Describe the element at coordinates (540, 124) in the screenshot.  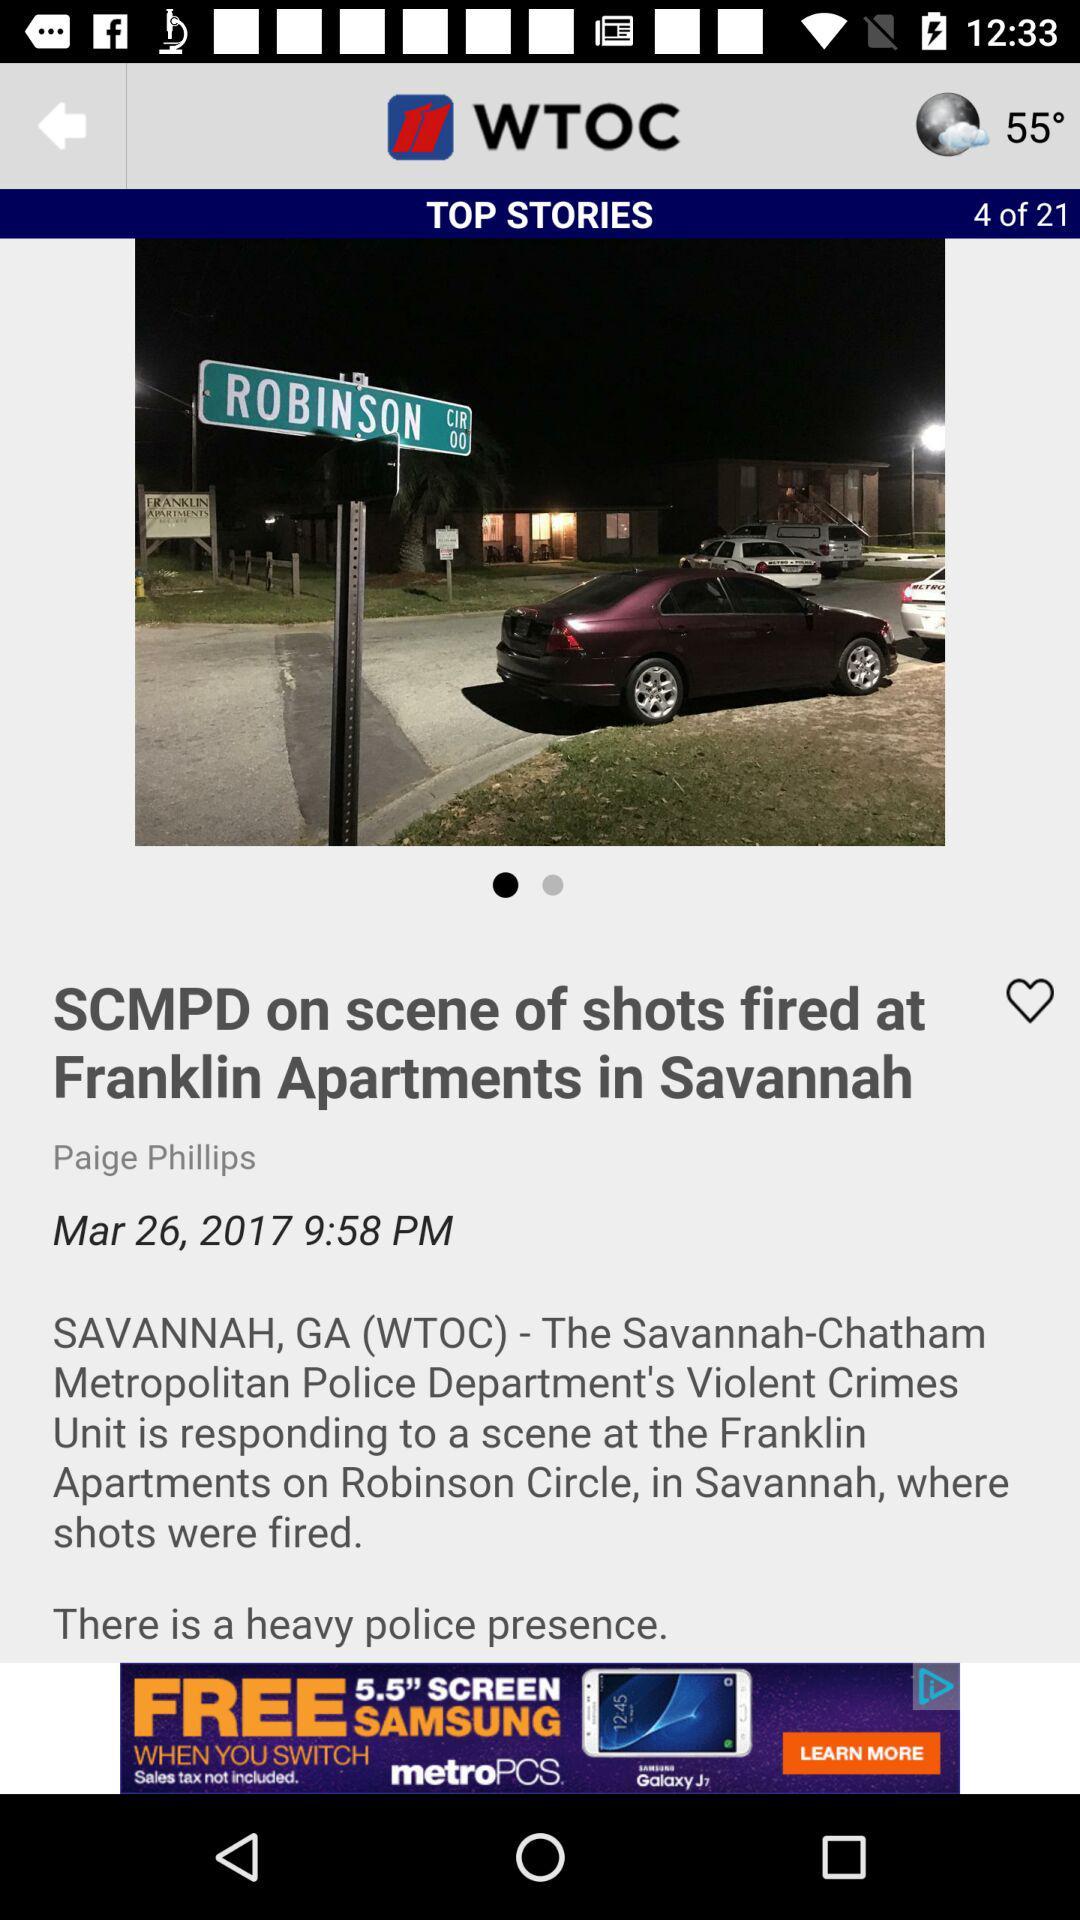
I see `check deals` at that location.